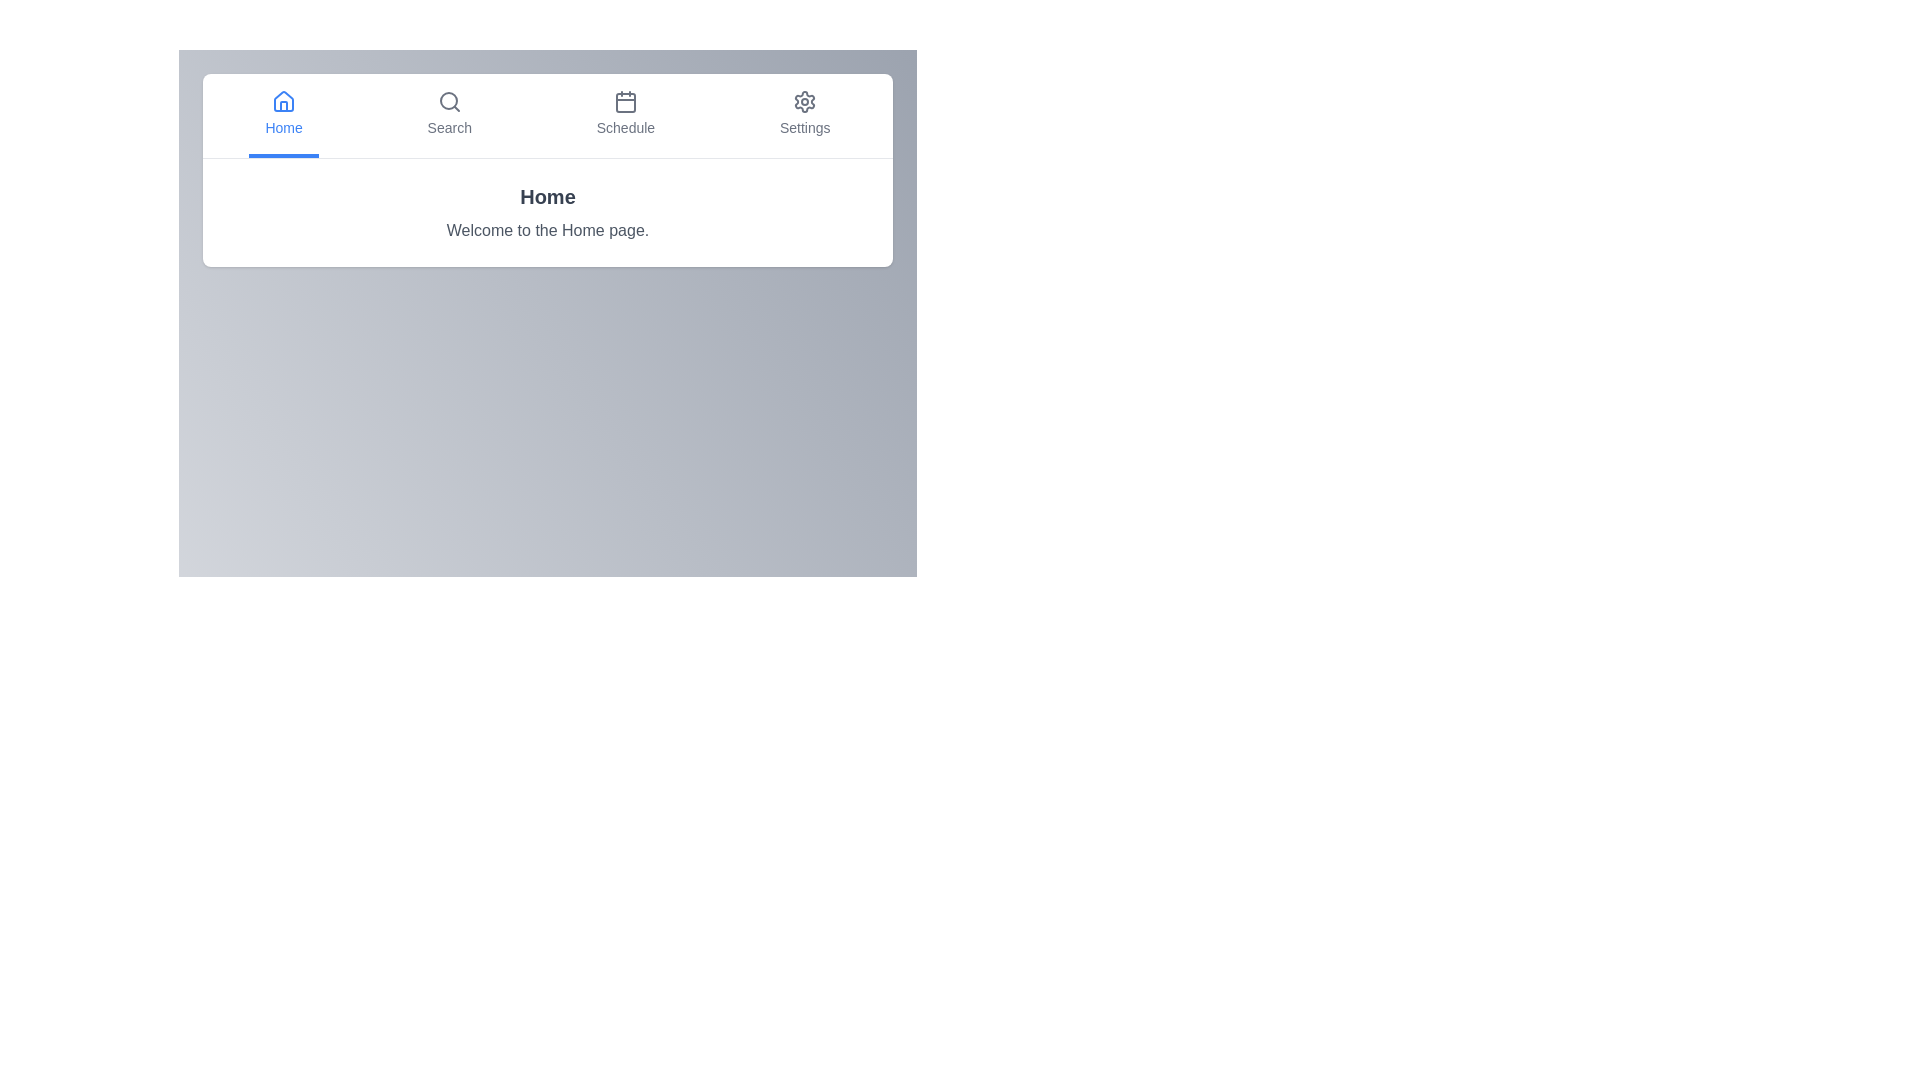 The image size is (1920, 1080). I want to click on the tab labeled Settings, so click(805, 115).